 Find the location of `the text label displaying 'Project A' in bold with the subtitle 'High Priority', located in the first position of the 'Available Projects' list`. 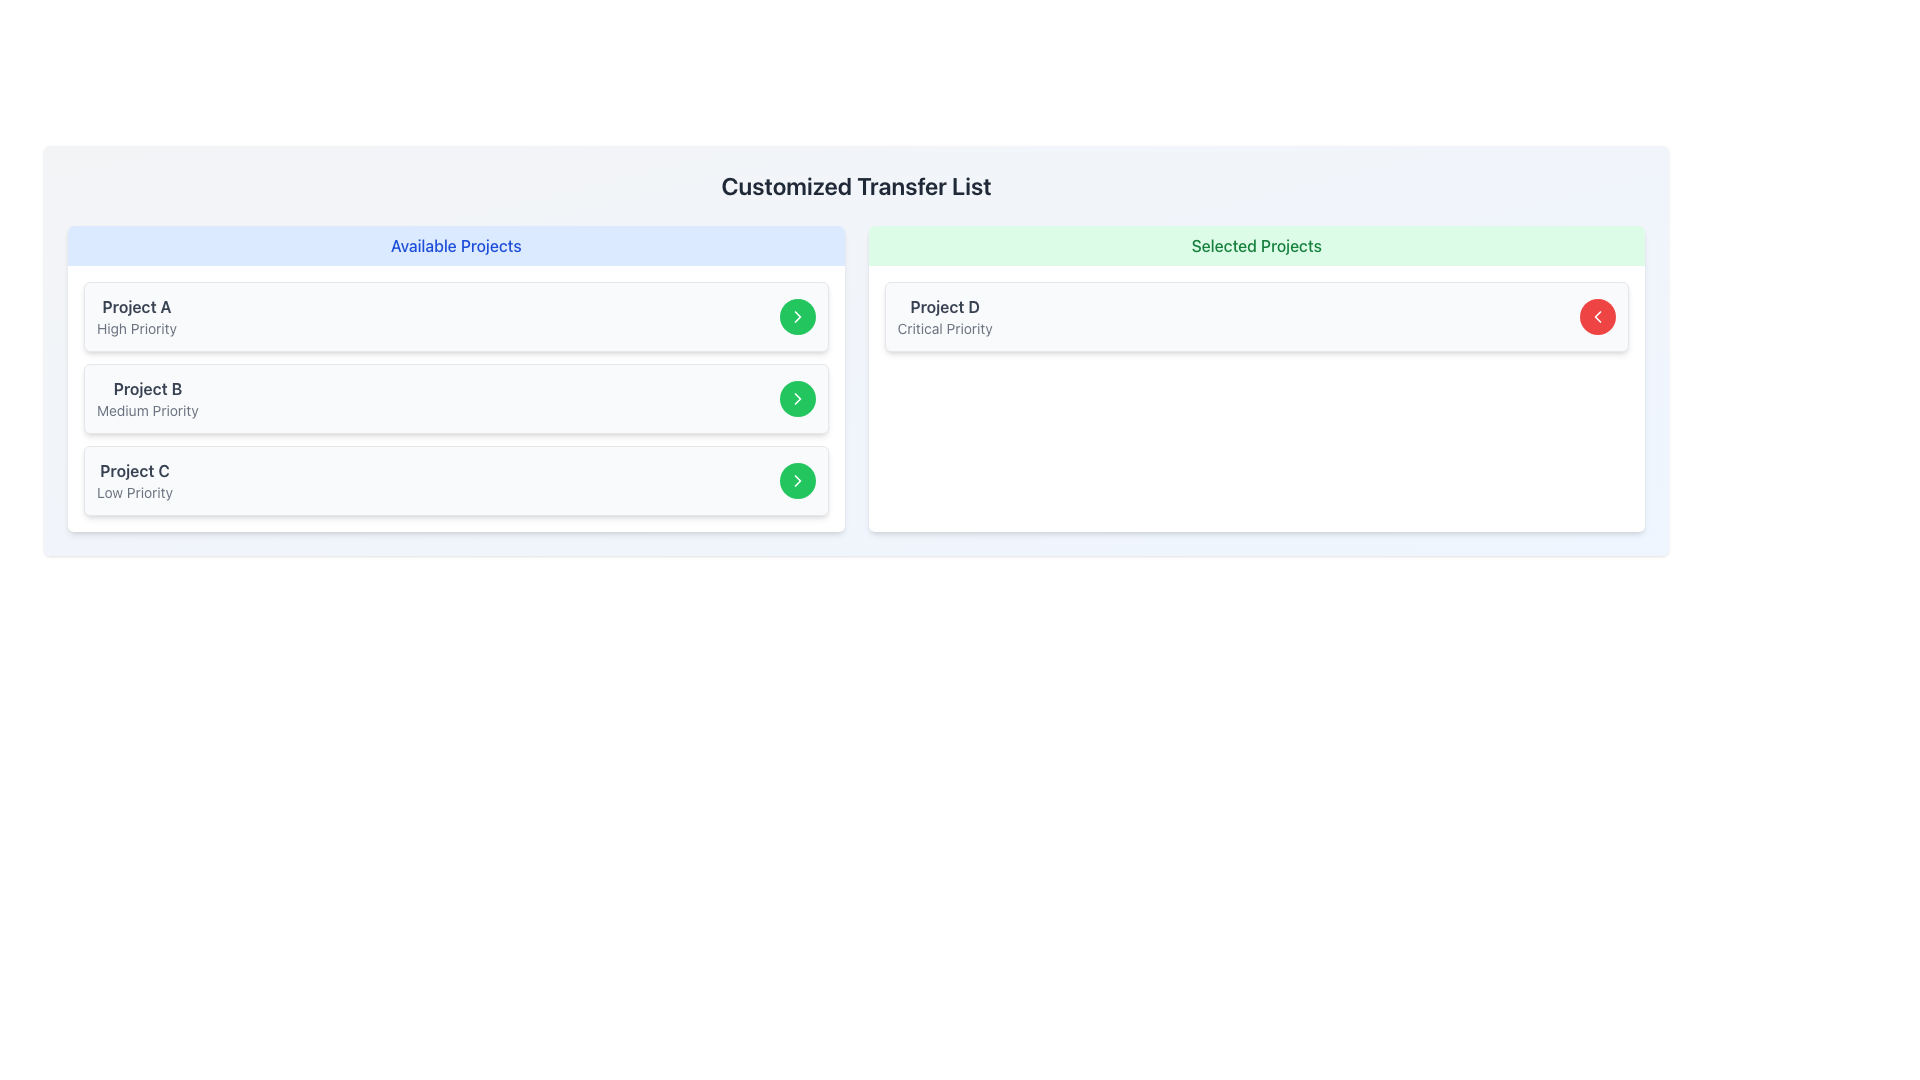

the text label displaying 'Project A' in bold with the subtitle 'High Priority', located in the first position of the 'Available Projects' list is located at coordinates (136, 315).